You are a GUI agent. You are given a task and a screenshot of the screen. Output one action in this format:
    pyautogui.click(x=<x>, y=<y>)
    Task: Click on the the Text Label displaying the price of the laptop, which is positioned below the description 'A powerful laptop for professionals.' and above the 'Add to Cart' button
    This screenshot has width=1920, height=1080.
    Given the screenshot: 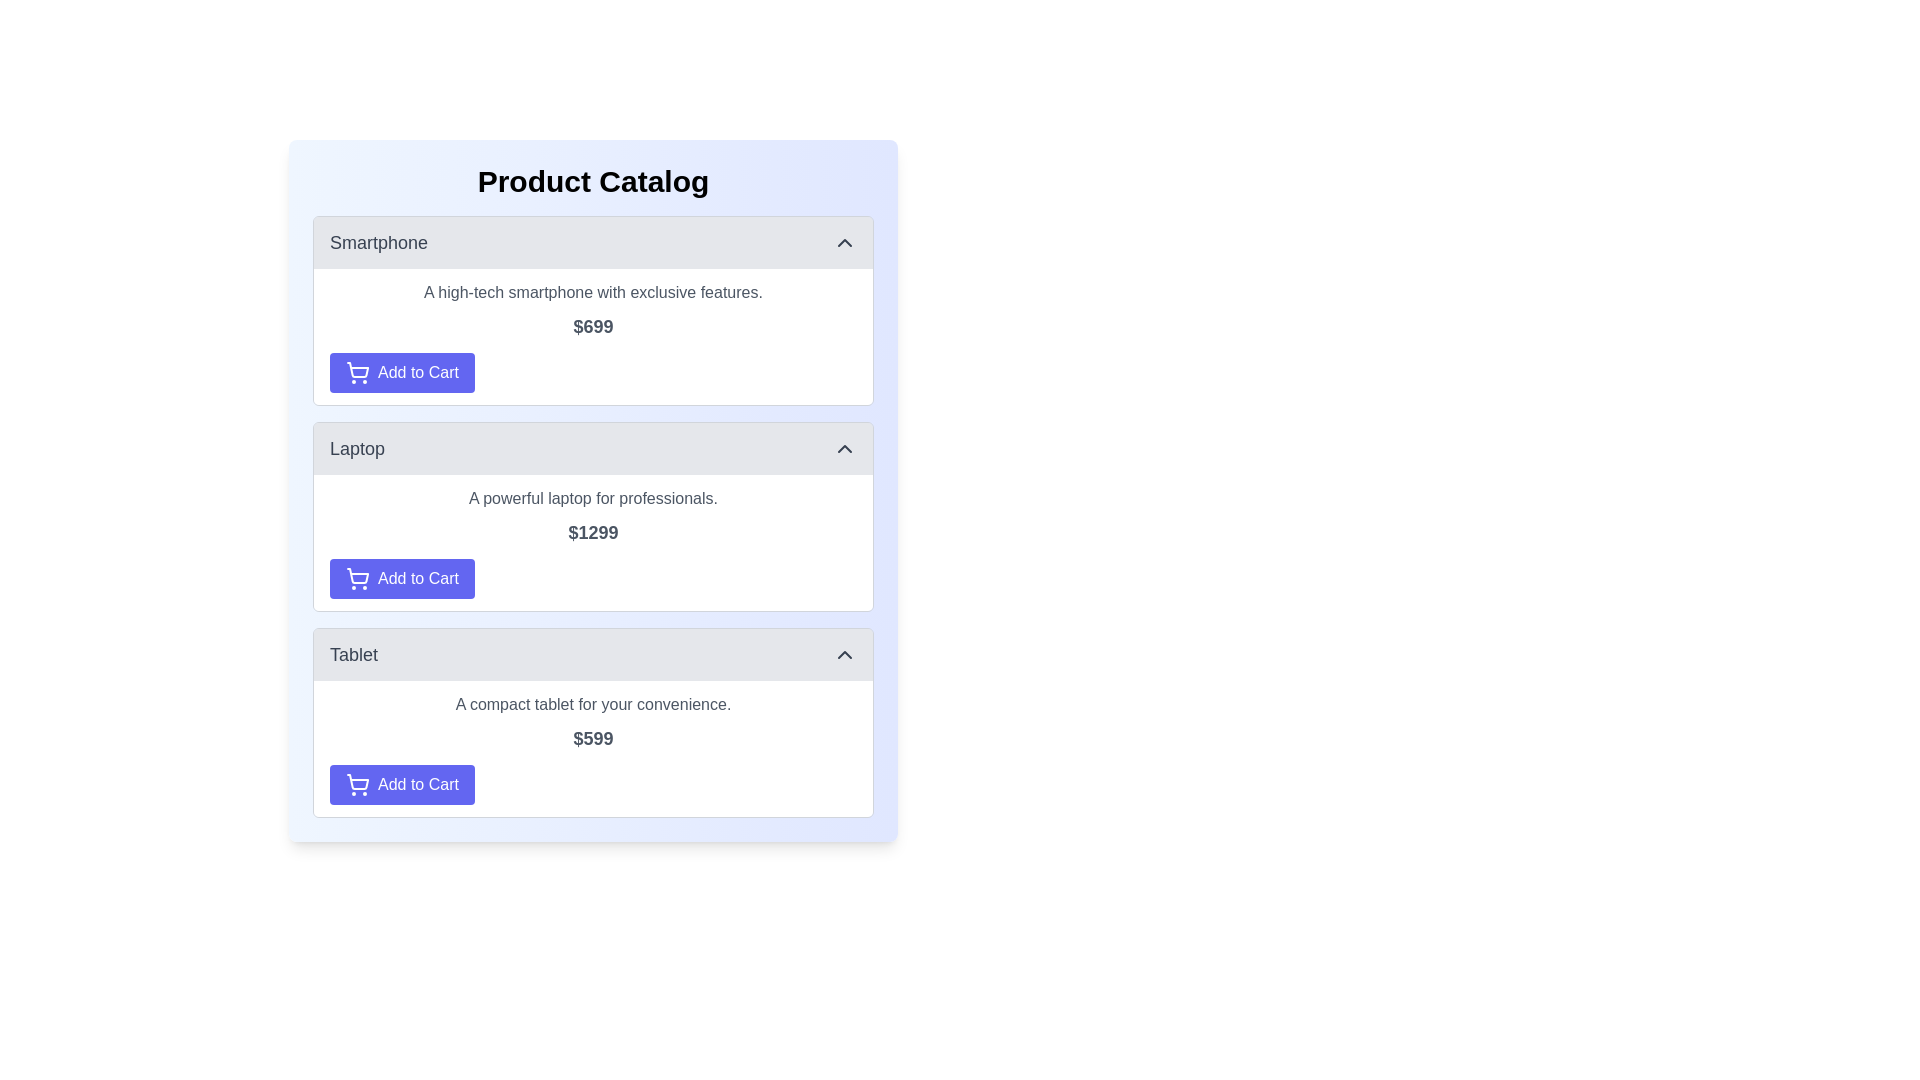 What is the action you would take?
    pyautogui.click(x=592, y=531)
    